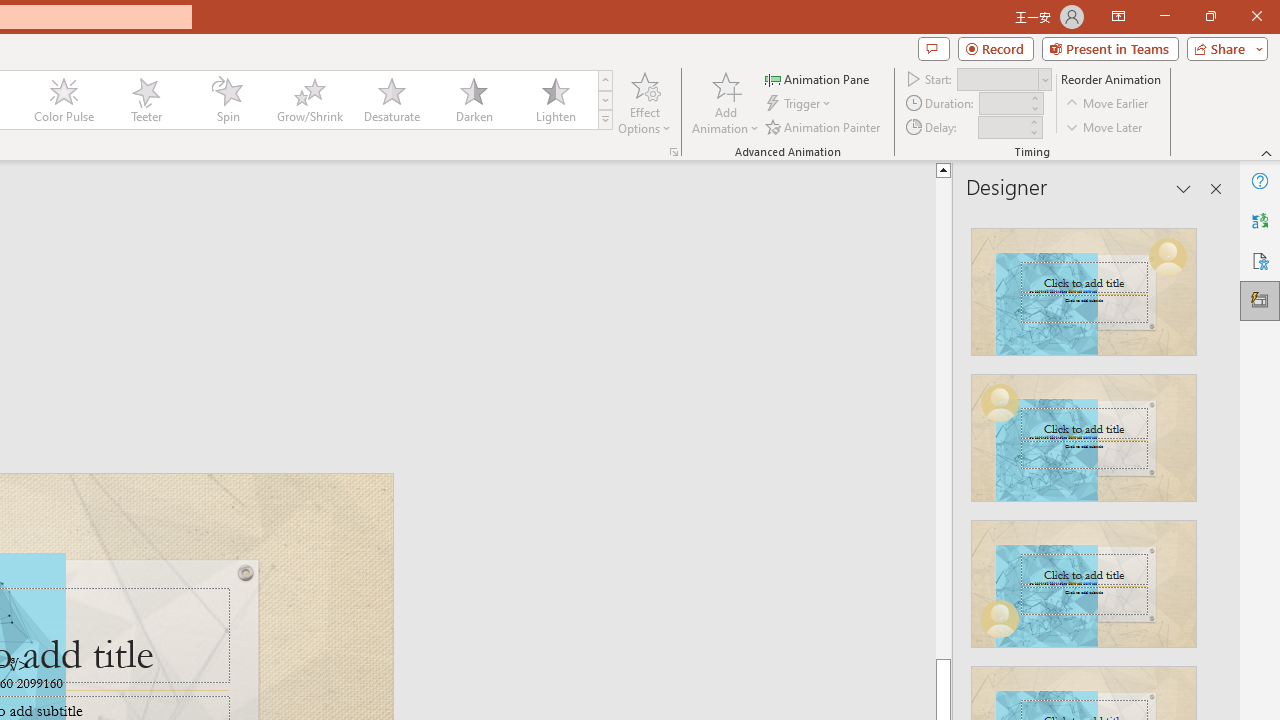 This screenshot has width=1280, height=720. Describe the element at coordinates (144, 100) in the screenshot. I see `'Teeter'` at that location.